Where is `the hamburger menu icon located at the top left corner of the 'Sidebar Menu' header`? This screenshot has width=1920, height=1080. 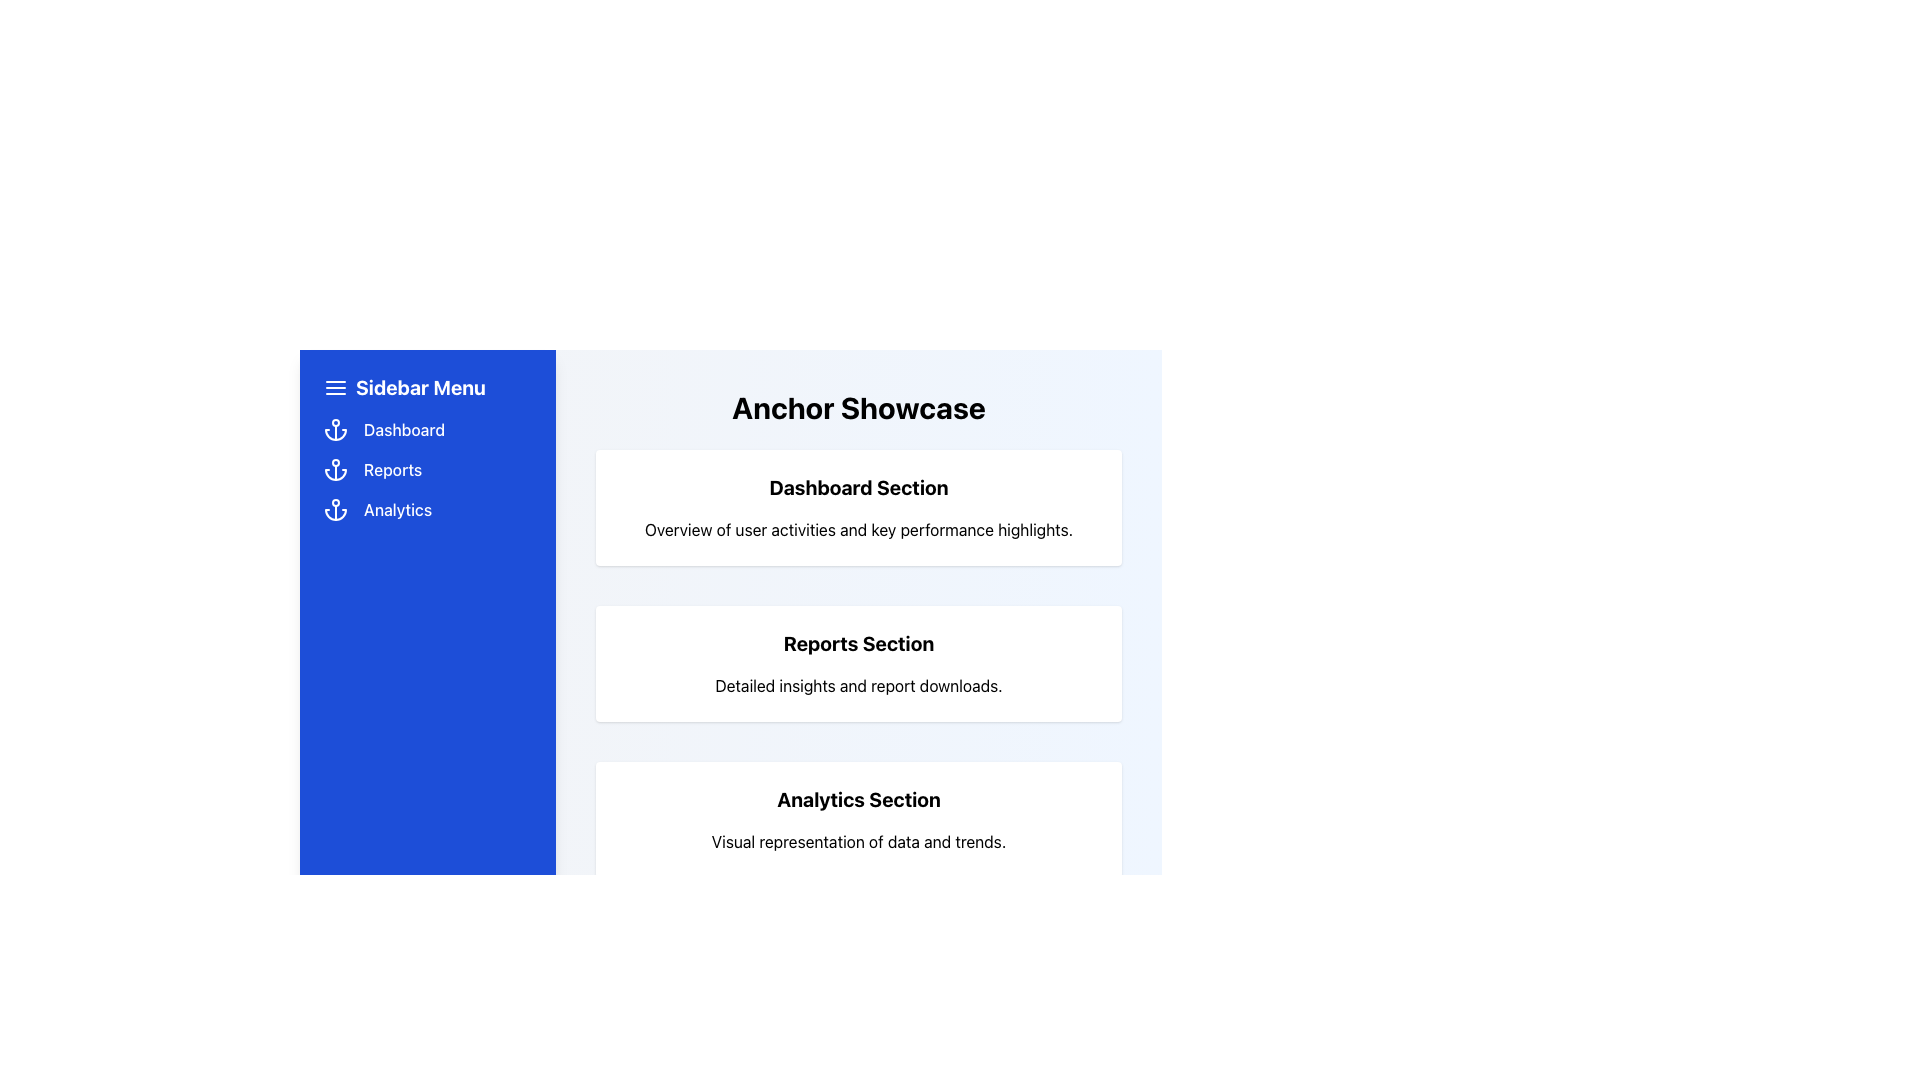
the hamburger menu icon located at the top left corner of the 'Sidebar Menu' header is located at coordinates (336, 388).